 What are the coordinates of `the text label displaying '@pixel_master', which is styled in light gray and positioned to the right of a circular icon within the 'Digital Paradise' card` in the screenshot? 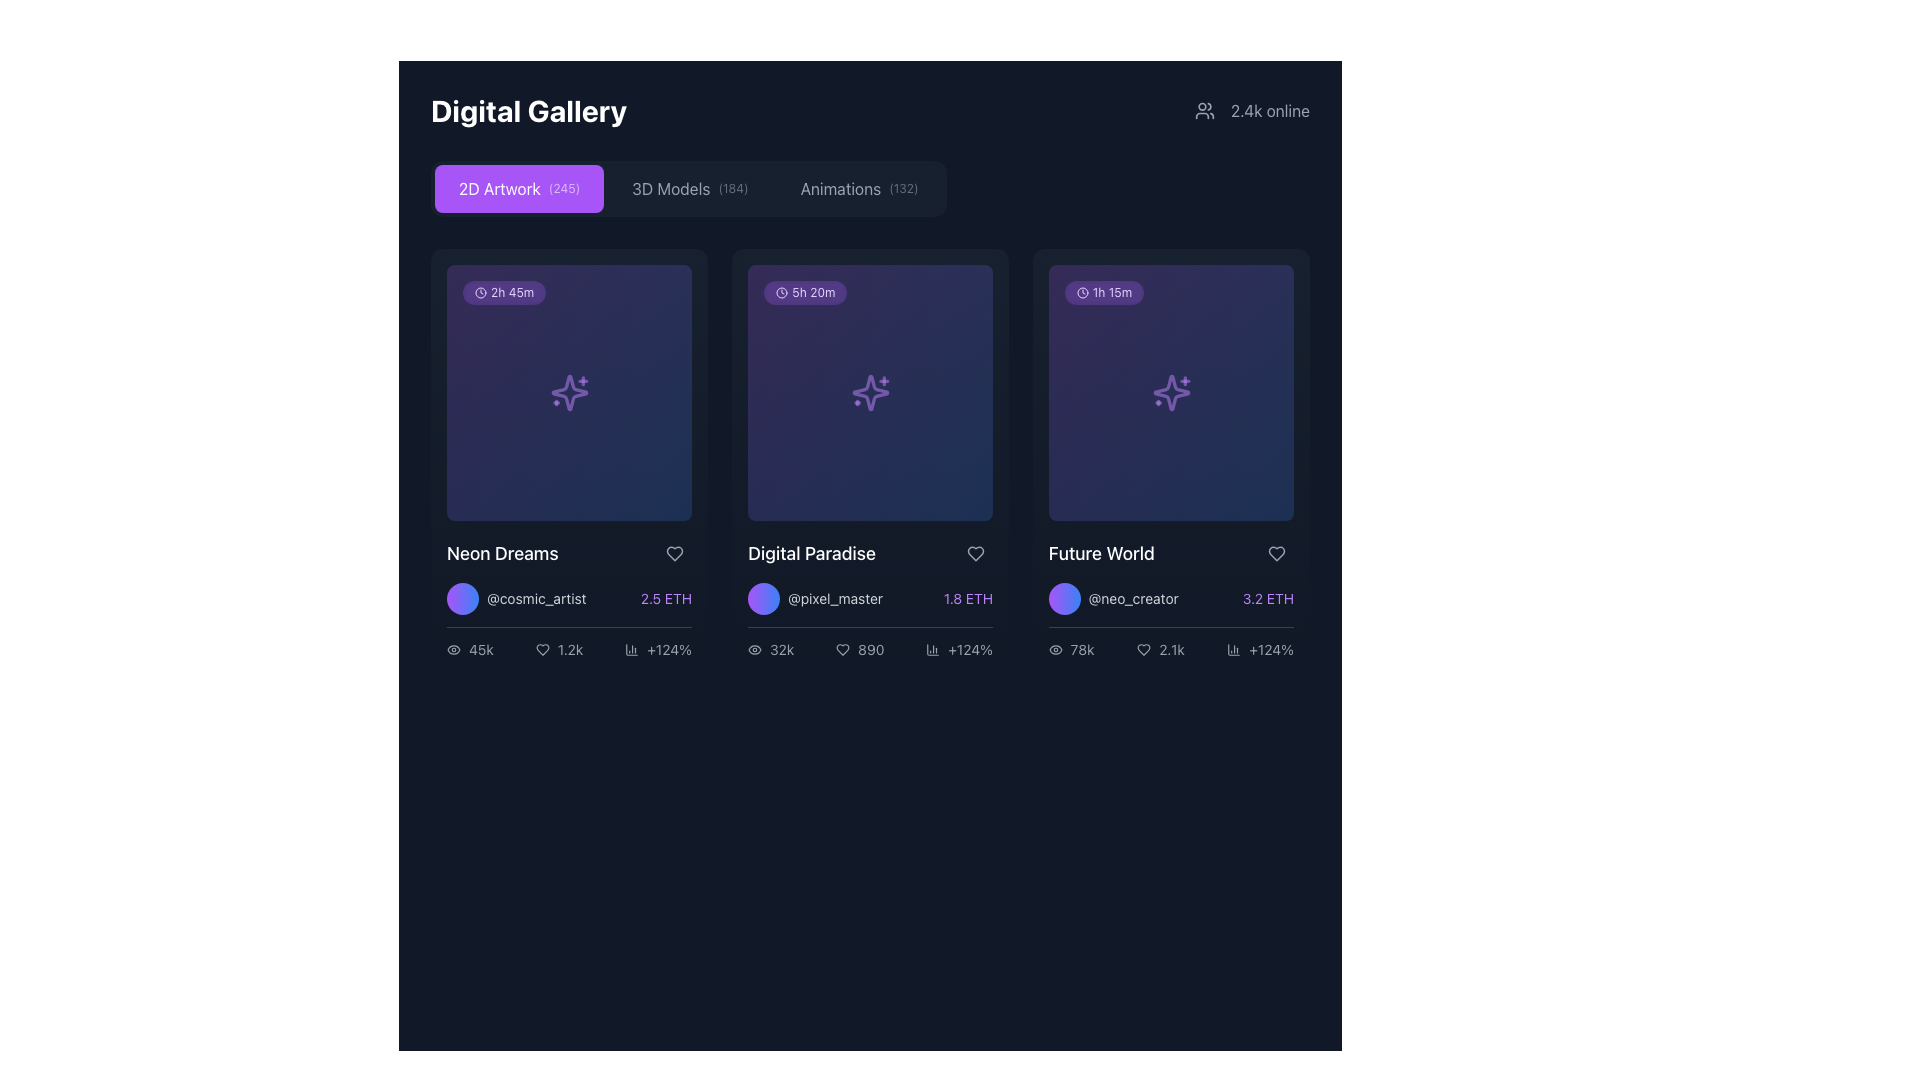 It's located at (835, 597).